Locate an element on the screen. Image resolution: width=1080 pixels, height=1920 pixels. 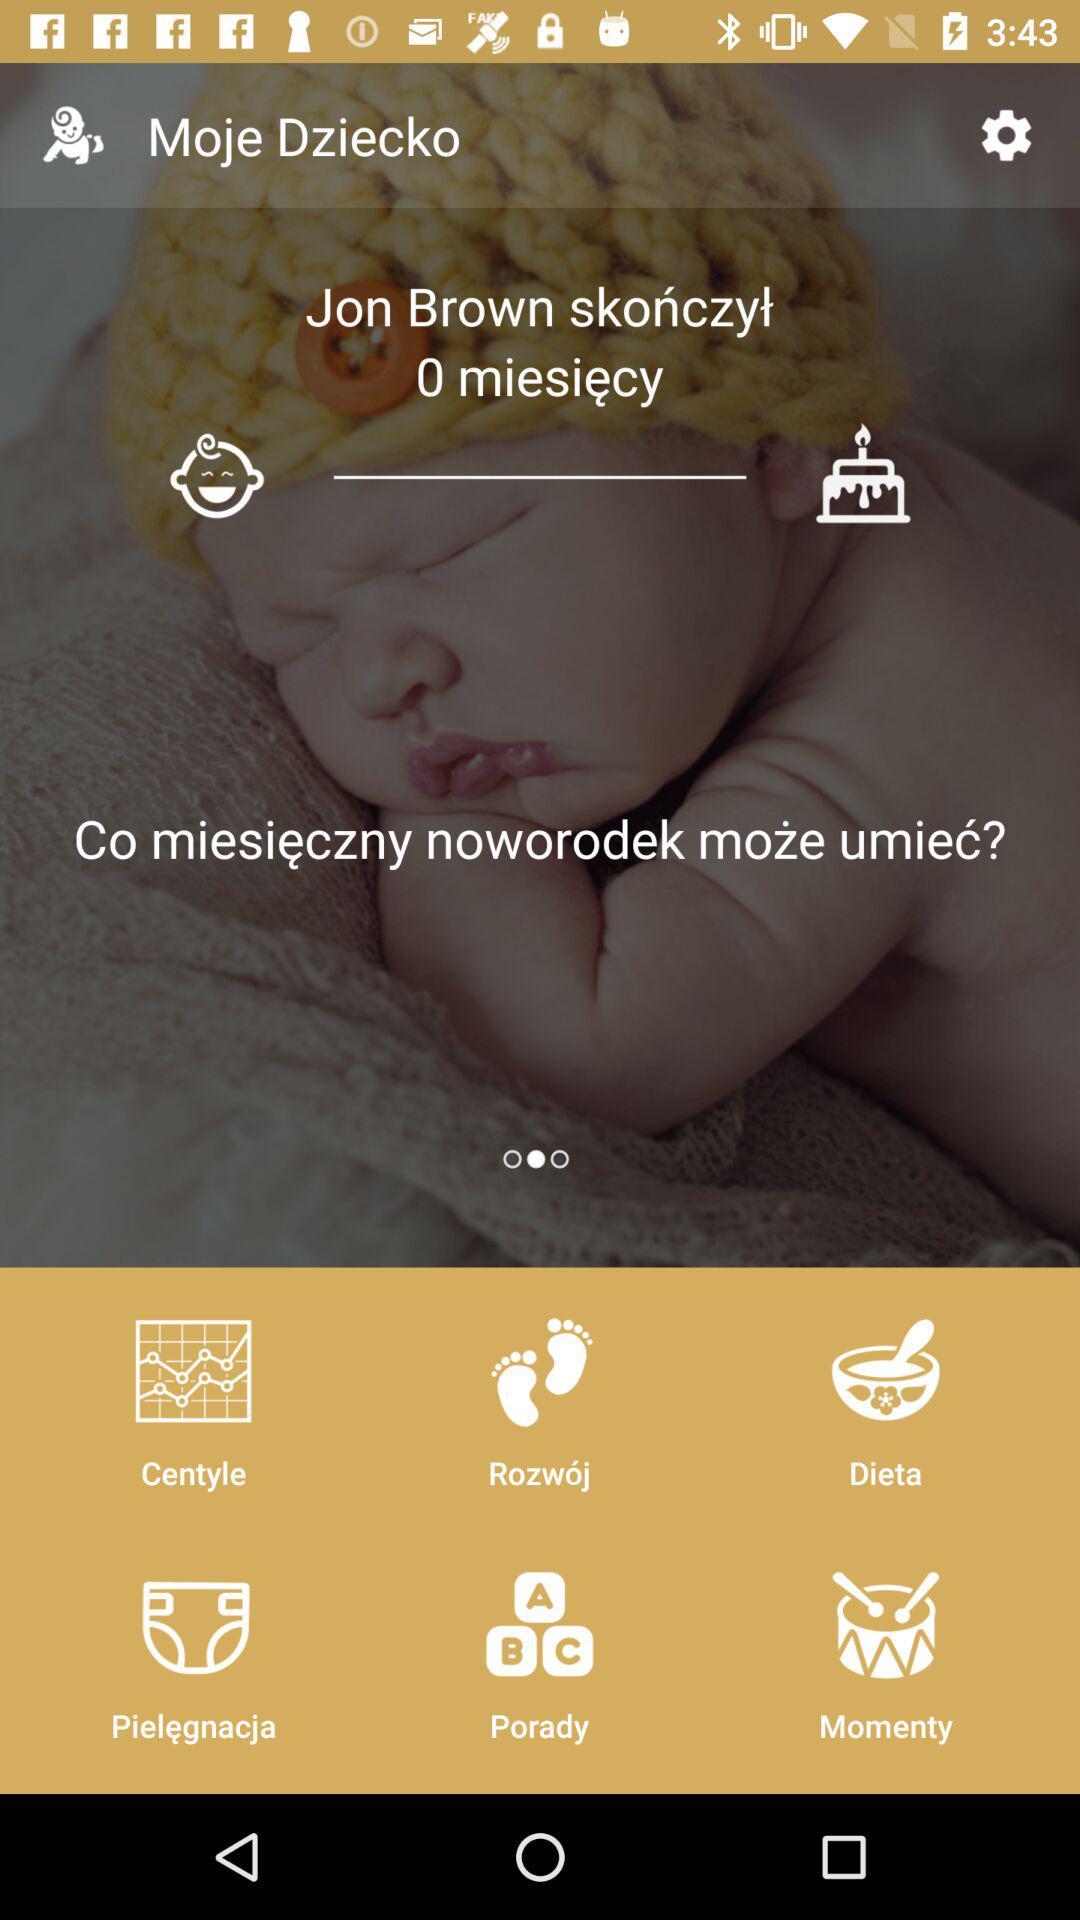
the icon next to the centyle is located at coordinates (538, 1646).